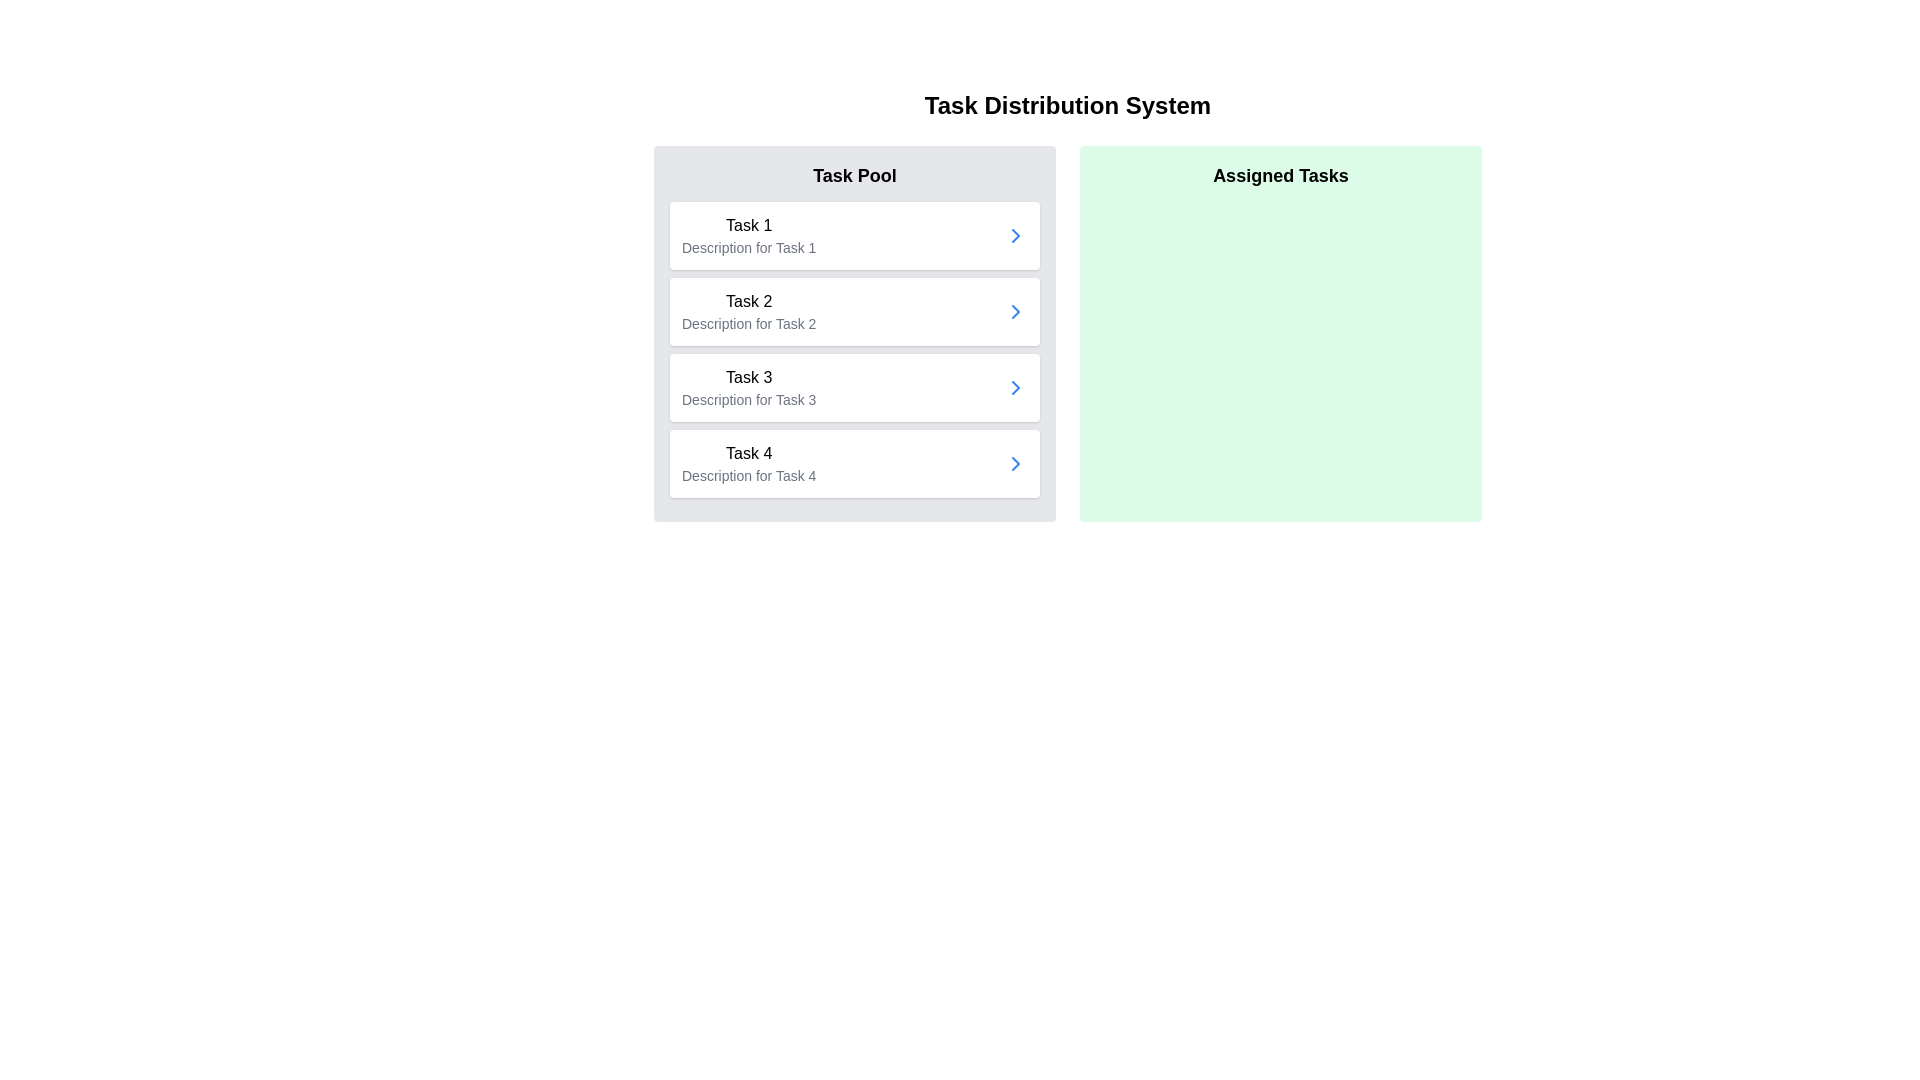  Describe the element at coordinates (1016, 463) in the screenshot. I see `the arrow button located at the right end of the 'Task 4' row in the 'Task Pool' section` at that location.